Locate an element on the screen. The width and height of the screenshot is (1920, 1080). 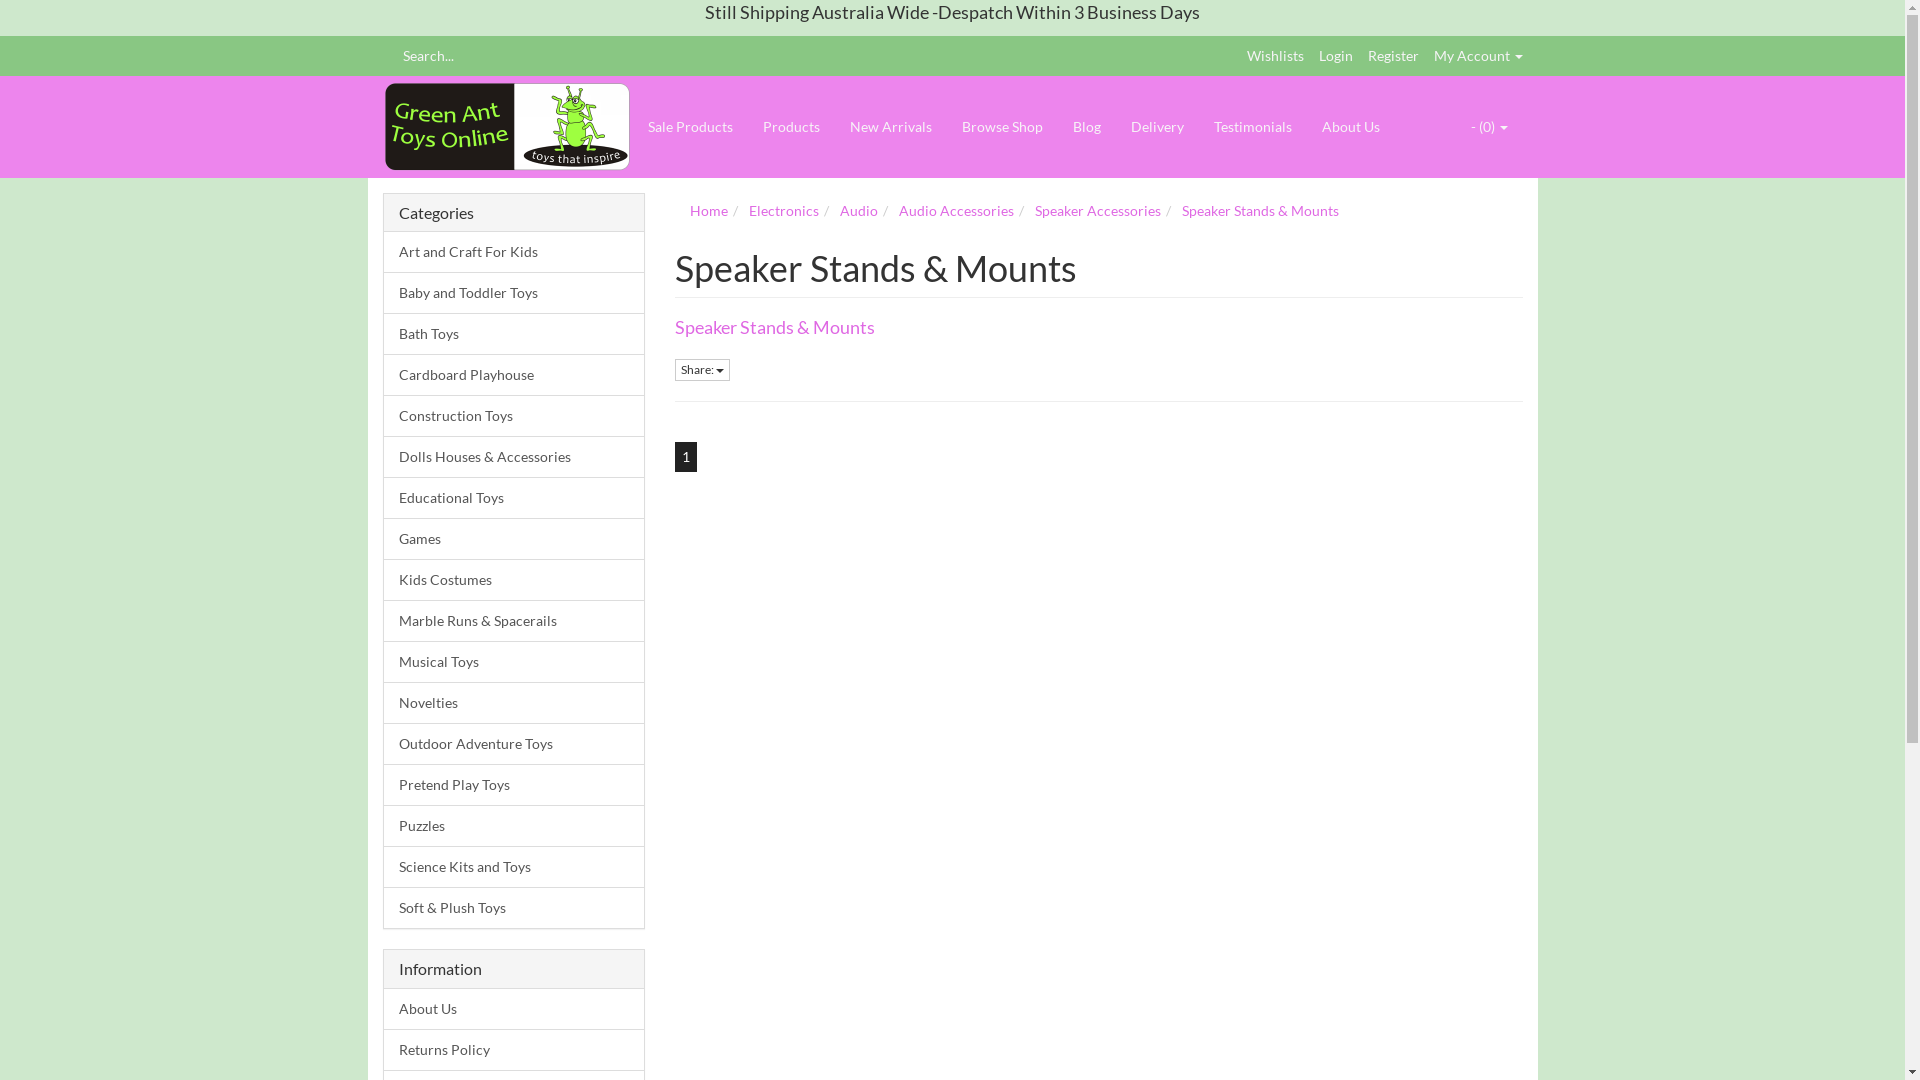
'Register' is located at coordinates (1392, 54).